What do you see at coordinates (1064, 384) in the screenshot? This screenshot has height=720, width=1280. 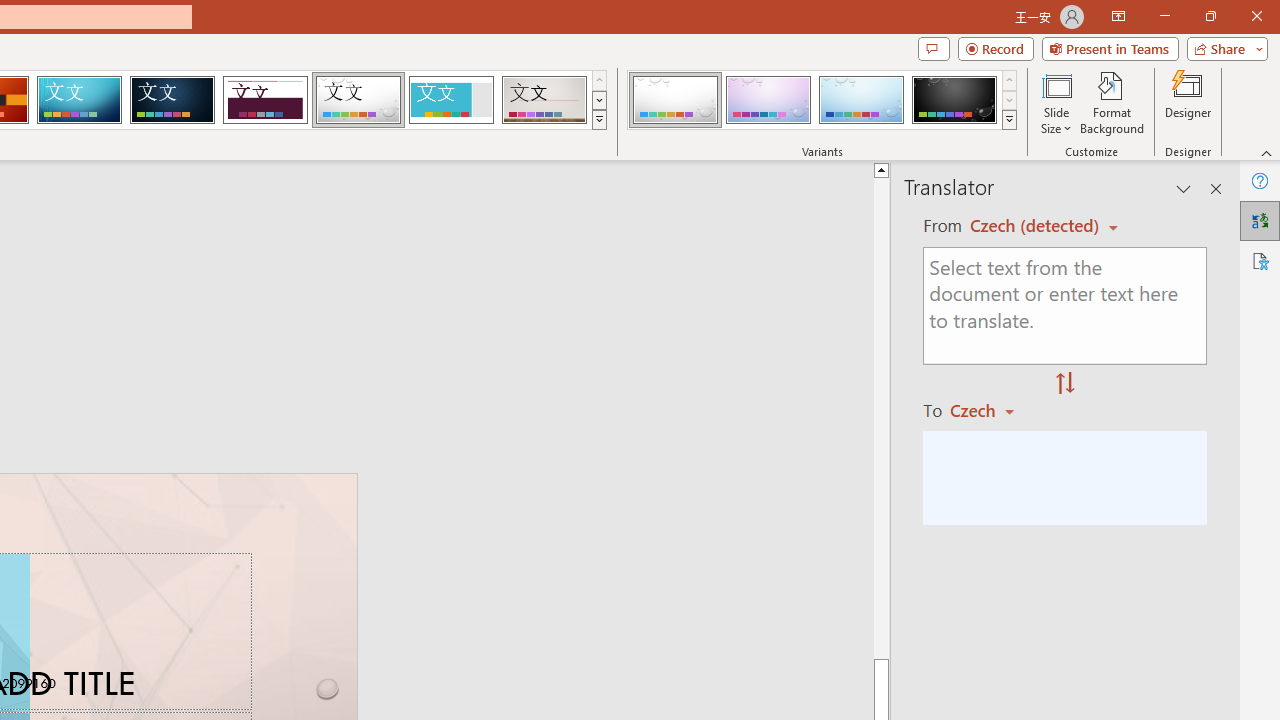 I see `'Swap "from" and "to" languages.'` at bounding box center [1064, 384].